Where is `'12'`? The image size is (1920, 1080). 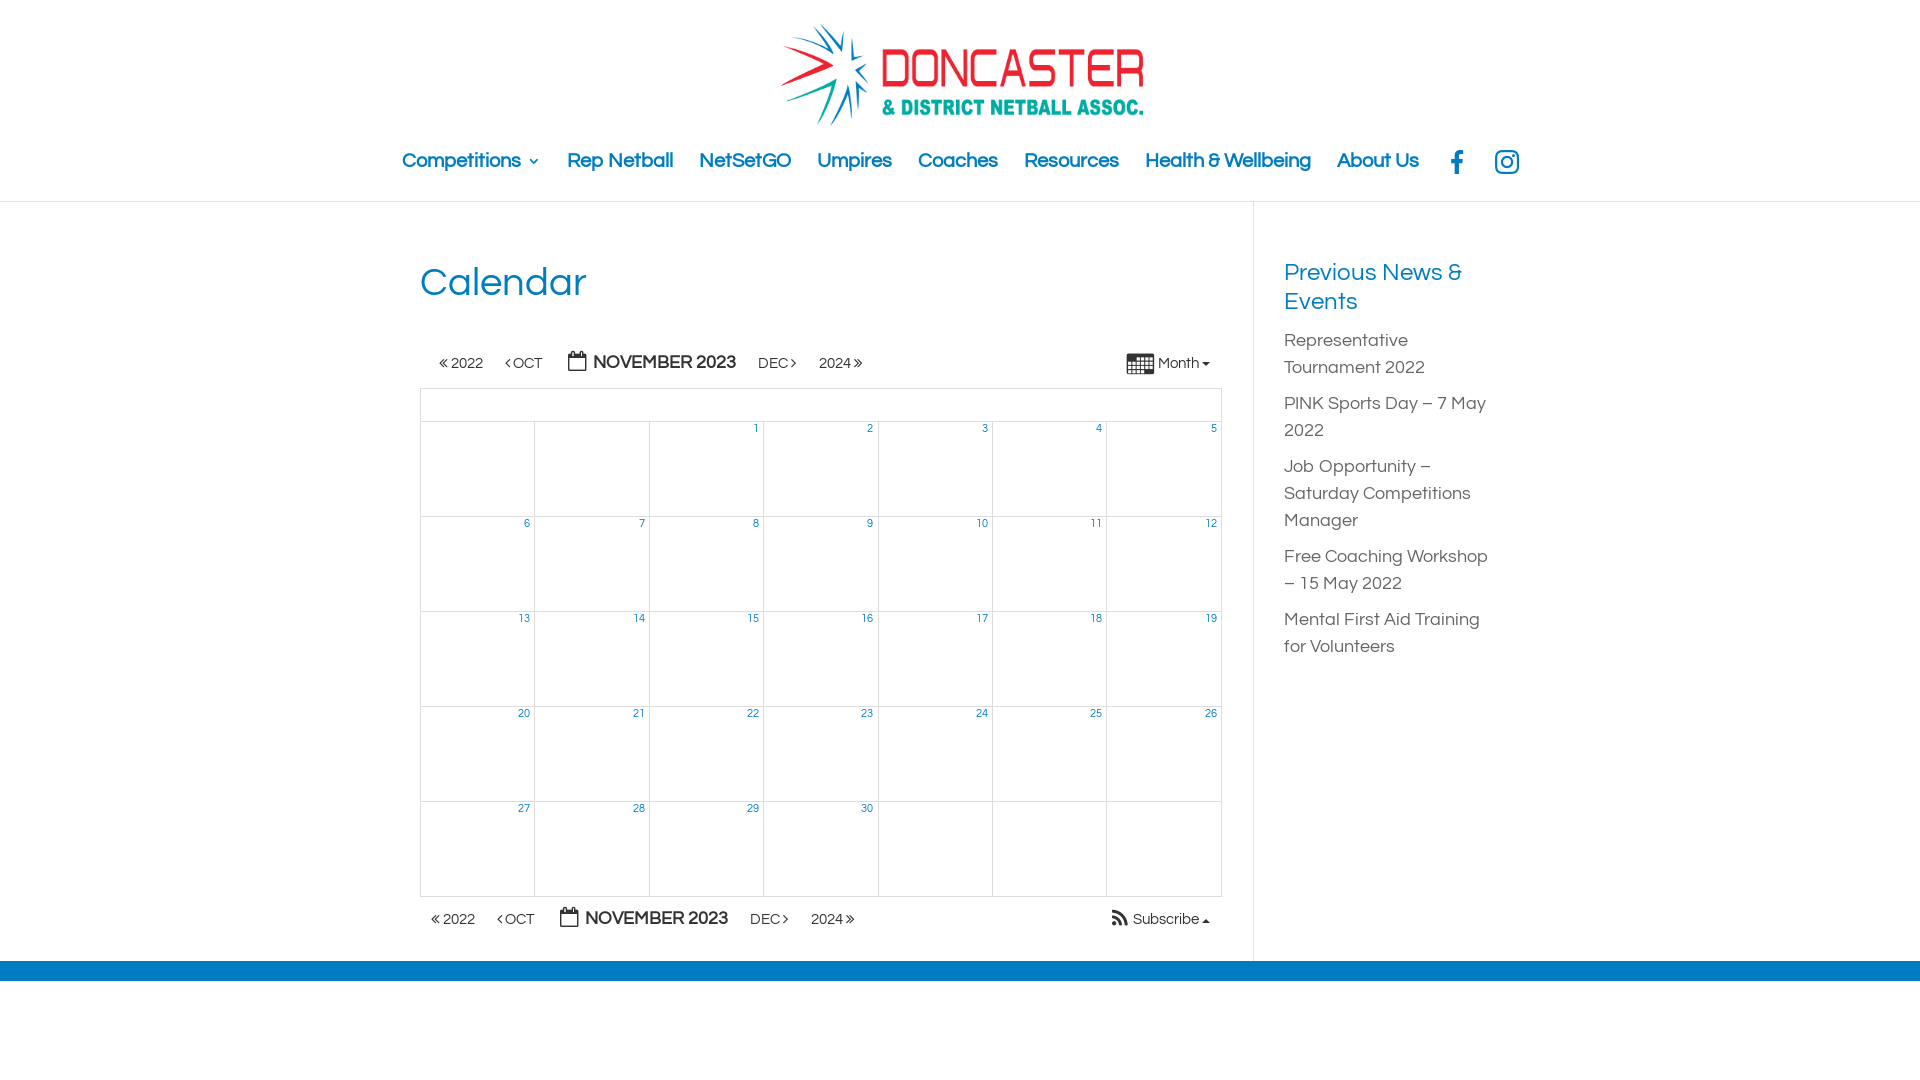
'12' is located at coordinates (1209, 522).